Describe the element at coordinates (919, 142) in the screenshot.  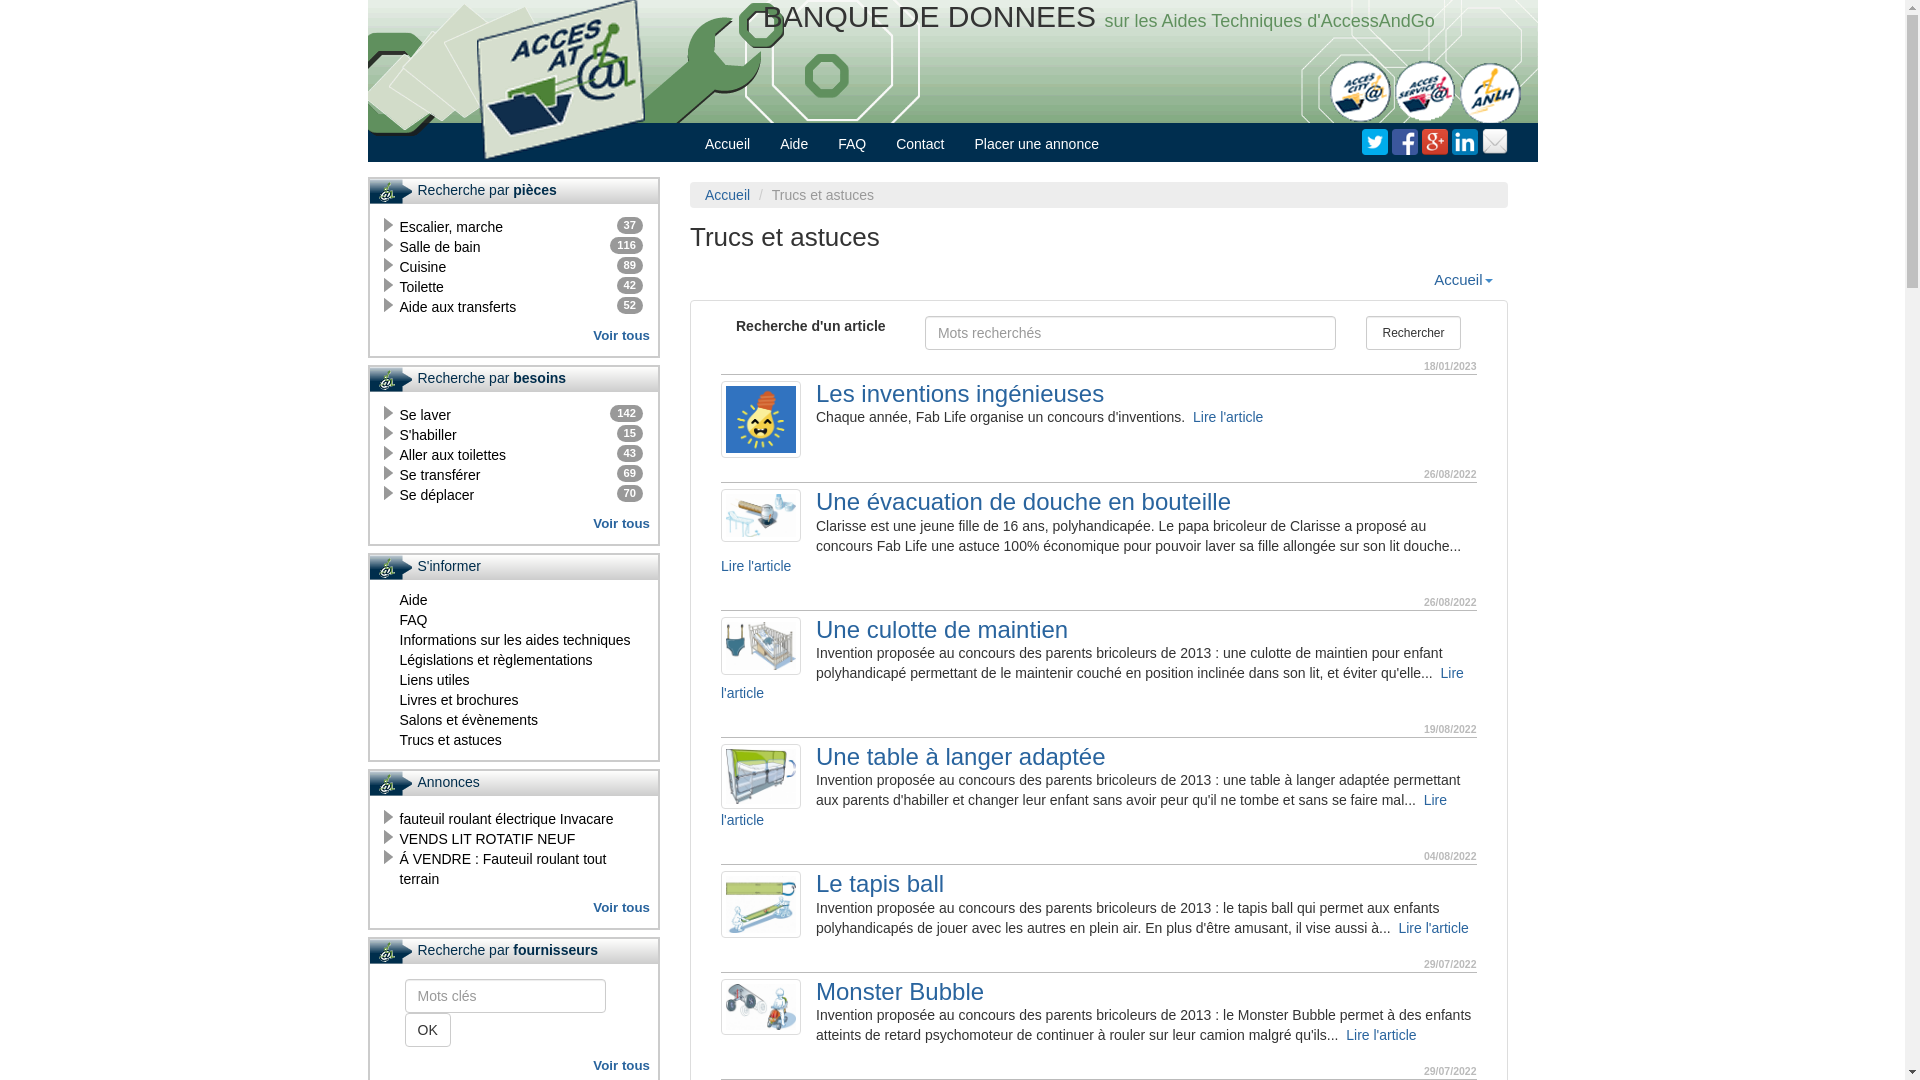
I see `'Contact'` at that location.